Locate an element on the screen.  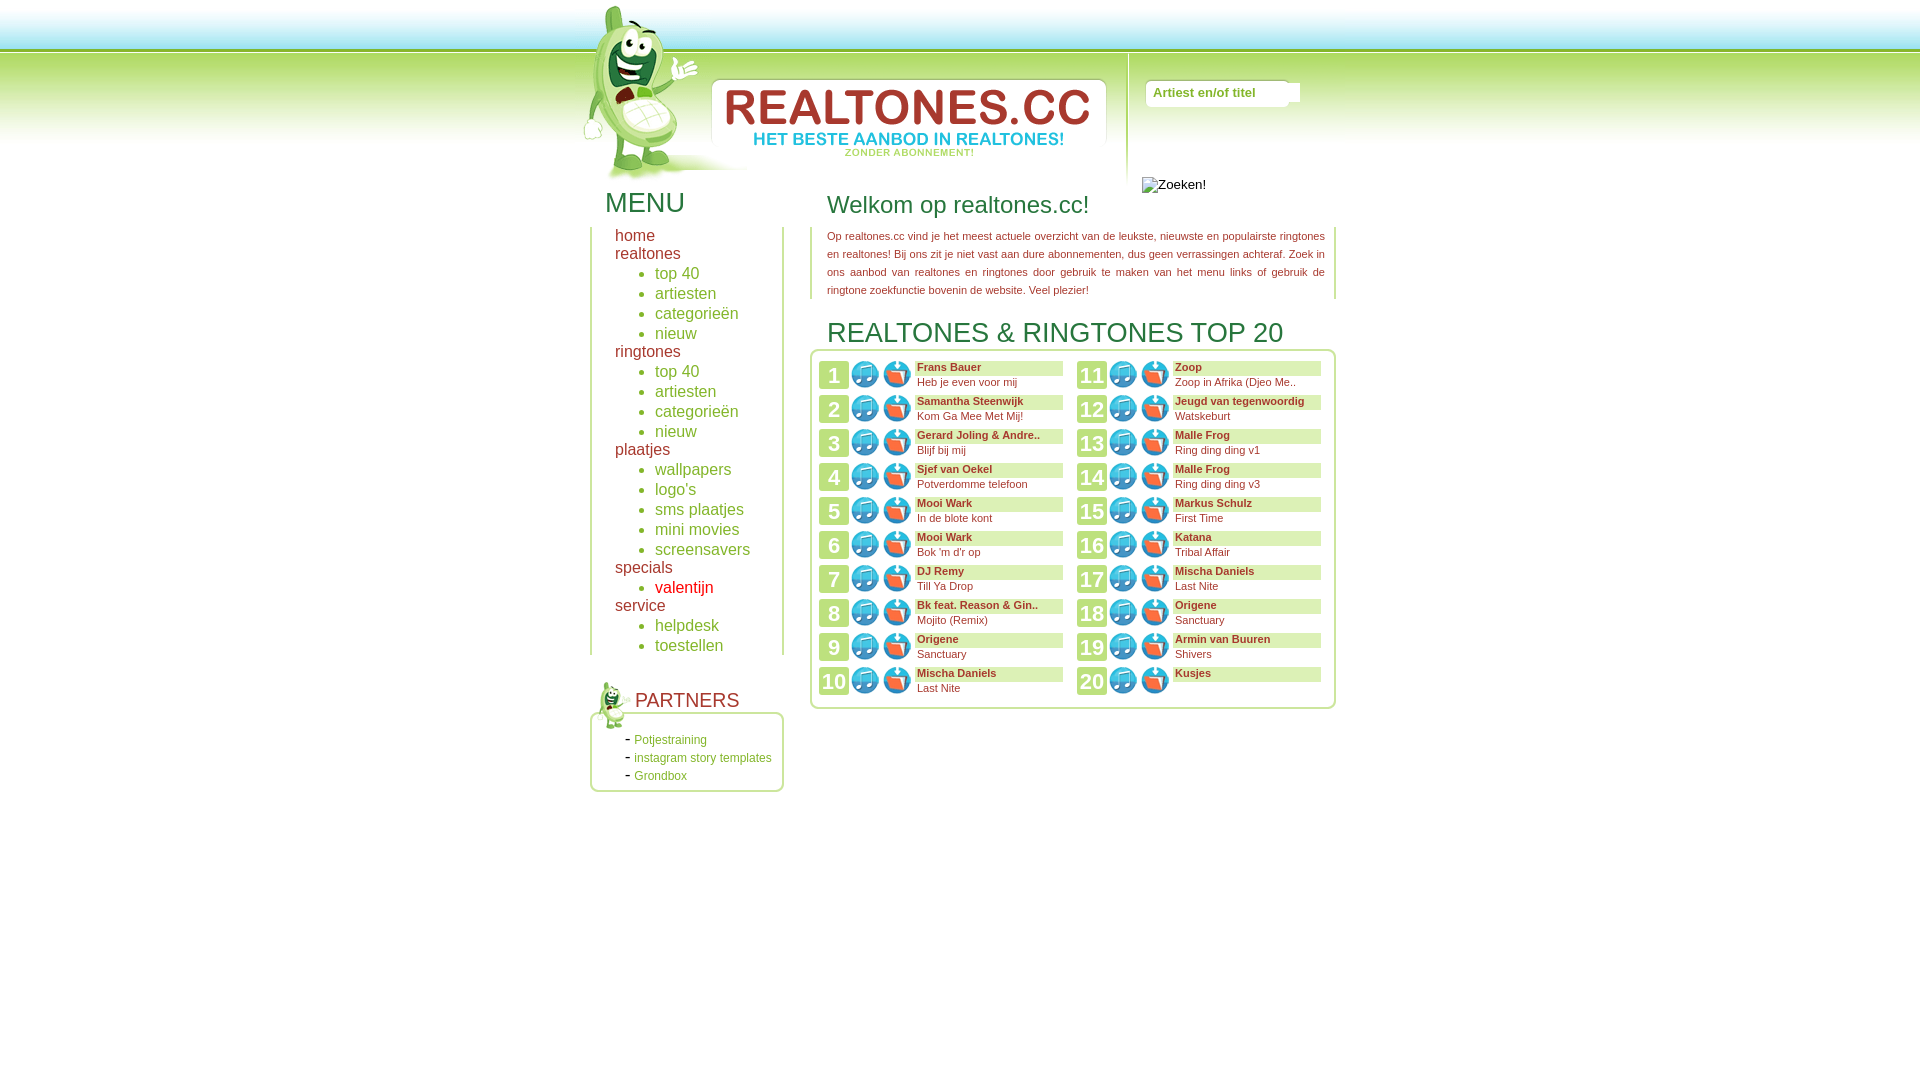
'artiesten' is located at coordinates (685, 293).